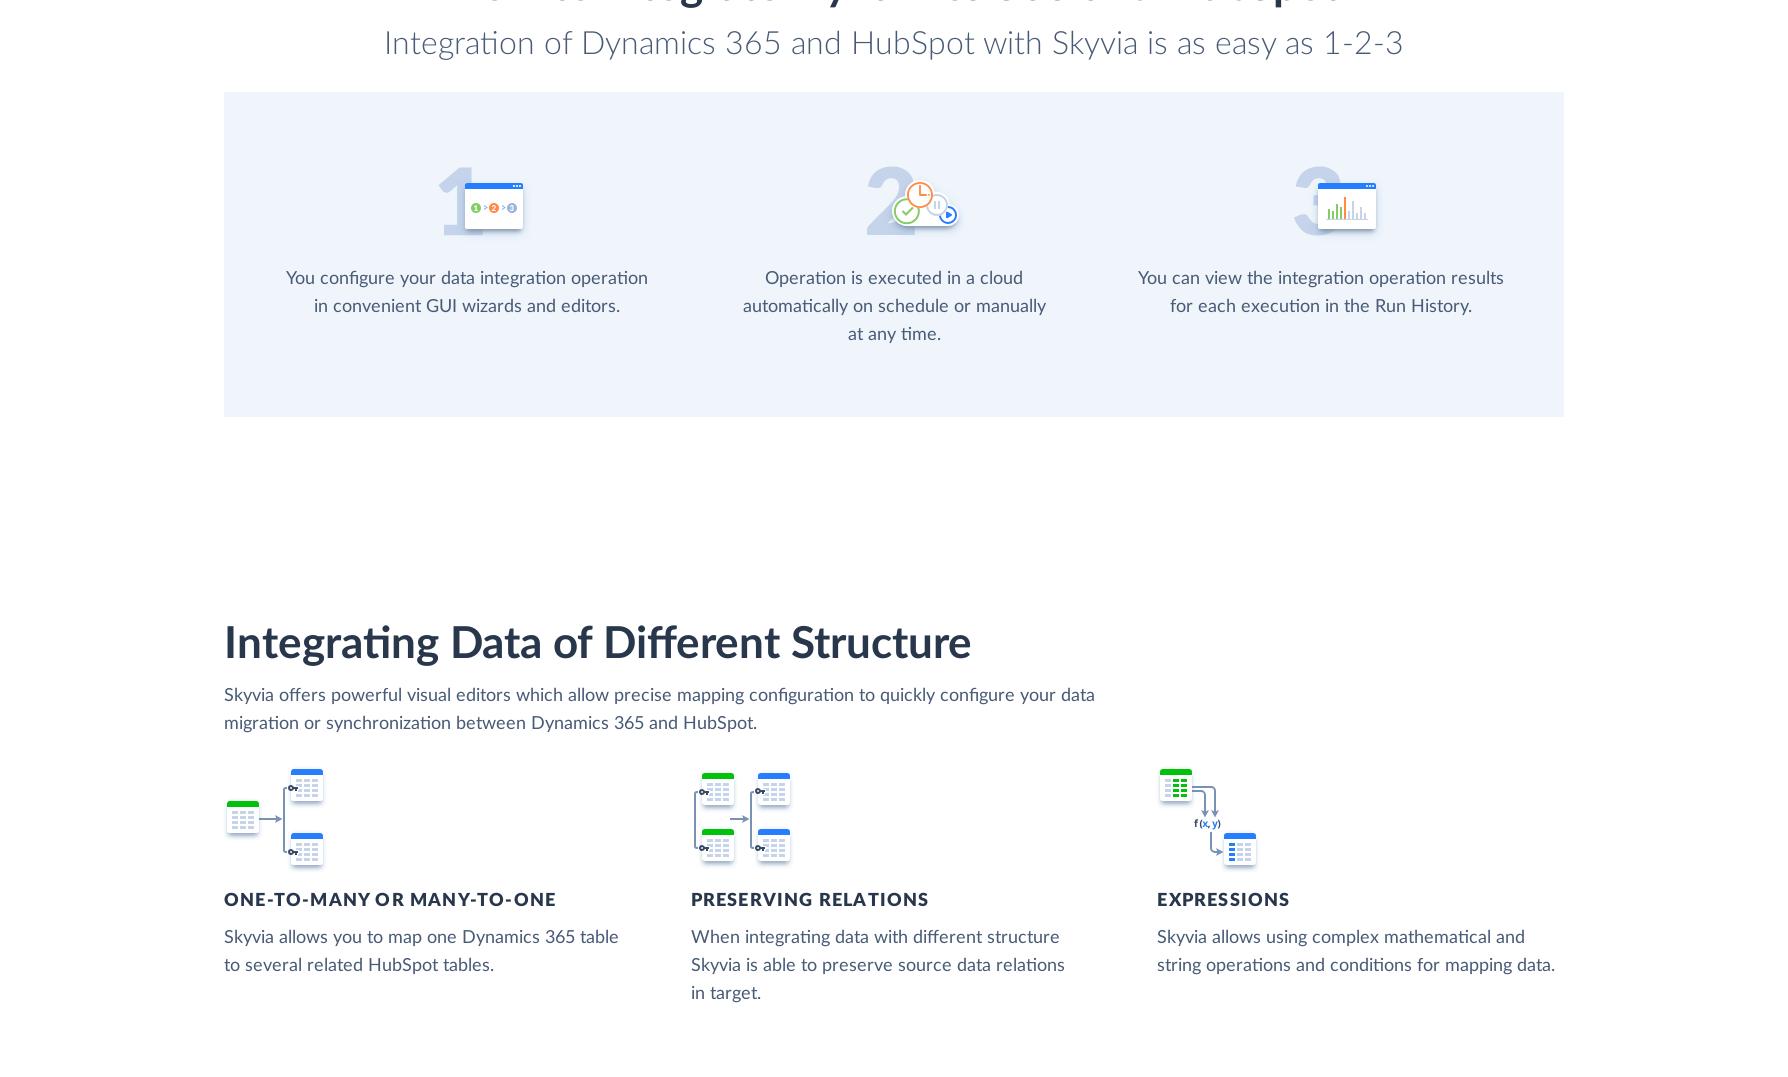  I want to click on 'Skyvia offers powerful visual editors which allow precise mapping configuration to quickly configure your data migration or synchronization between Dynamics 365 and HubSpot.', so click(659, 708).